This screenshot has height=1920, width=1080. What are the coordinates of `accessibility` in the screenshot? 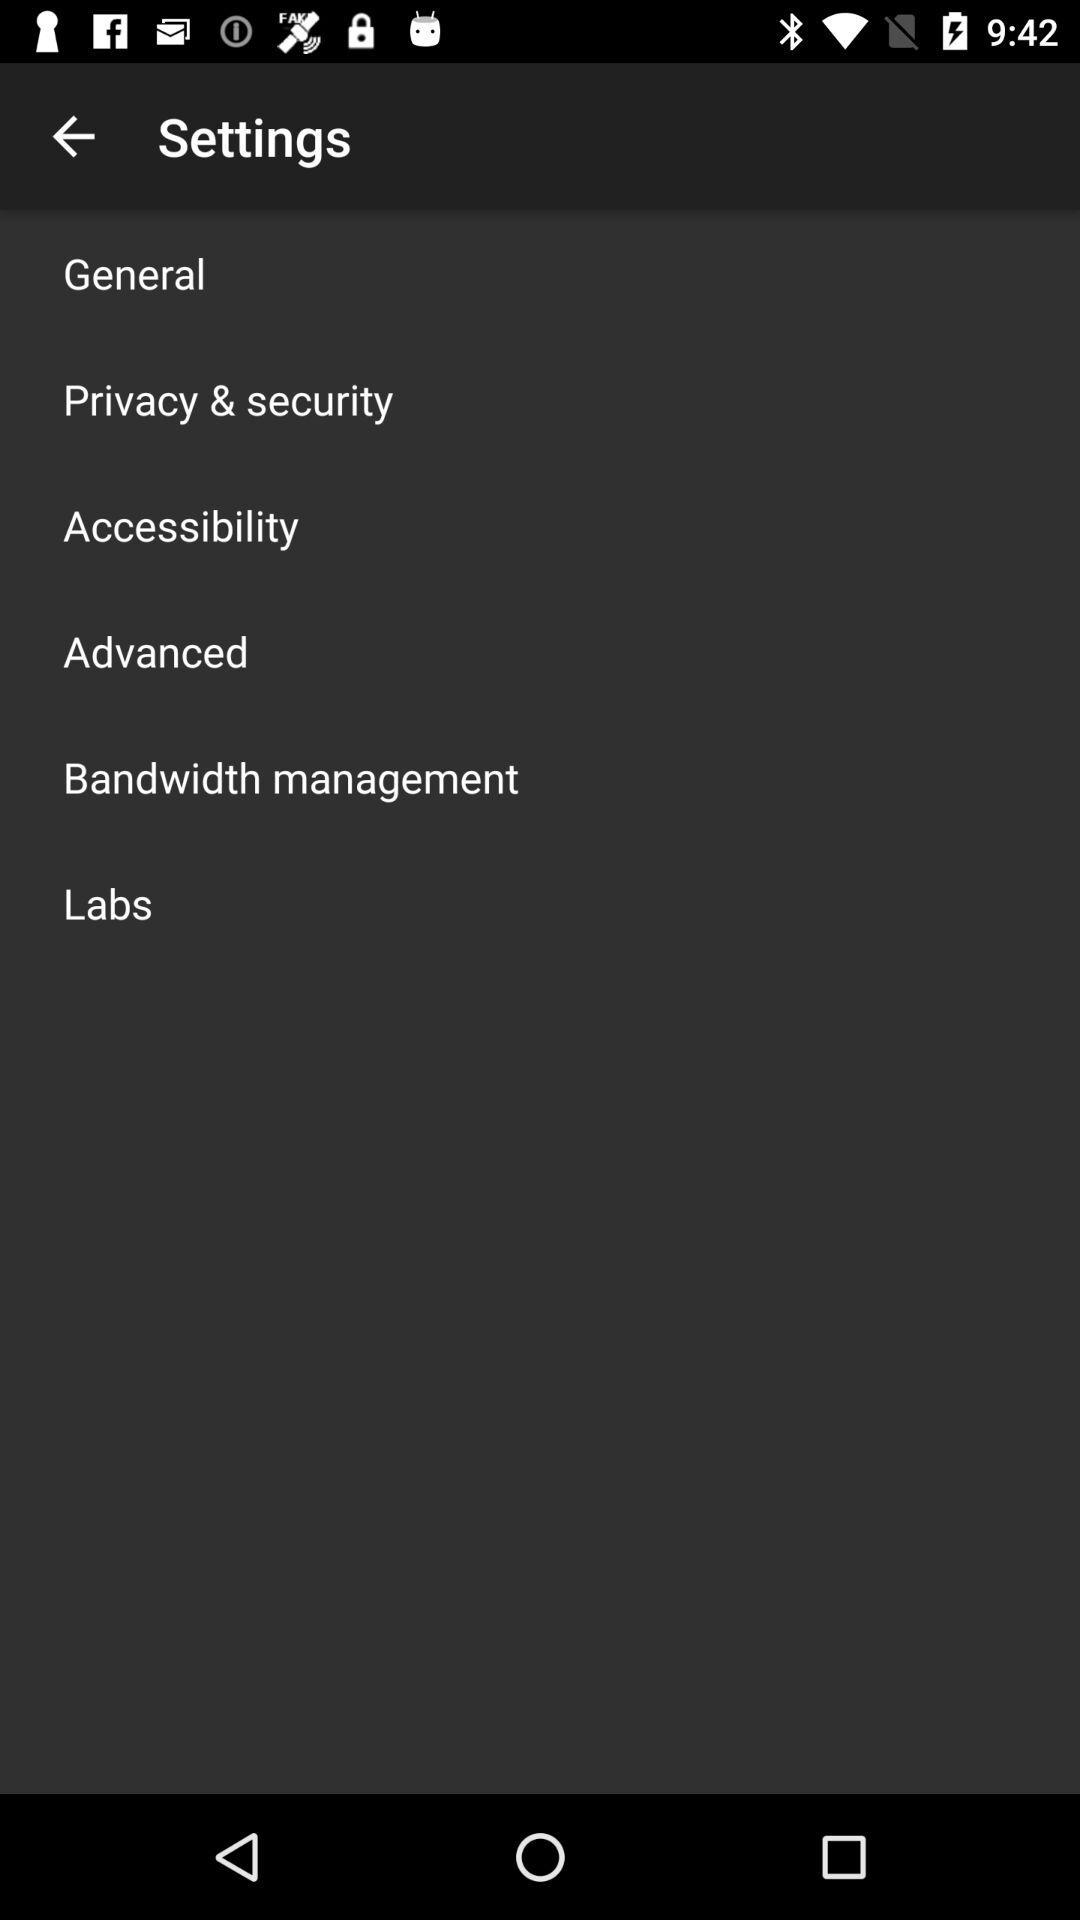 It's located at (181, 524).